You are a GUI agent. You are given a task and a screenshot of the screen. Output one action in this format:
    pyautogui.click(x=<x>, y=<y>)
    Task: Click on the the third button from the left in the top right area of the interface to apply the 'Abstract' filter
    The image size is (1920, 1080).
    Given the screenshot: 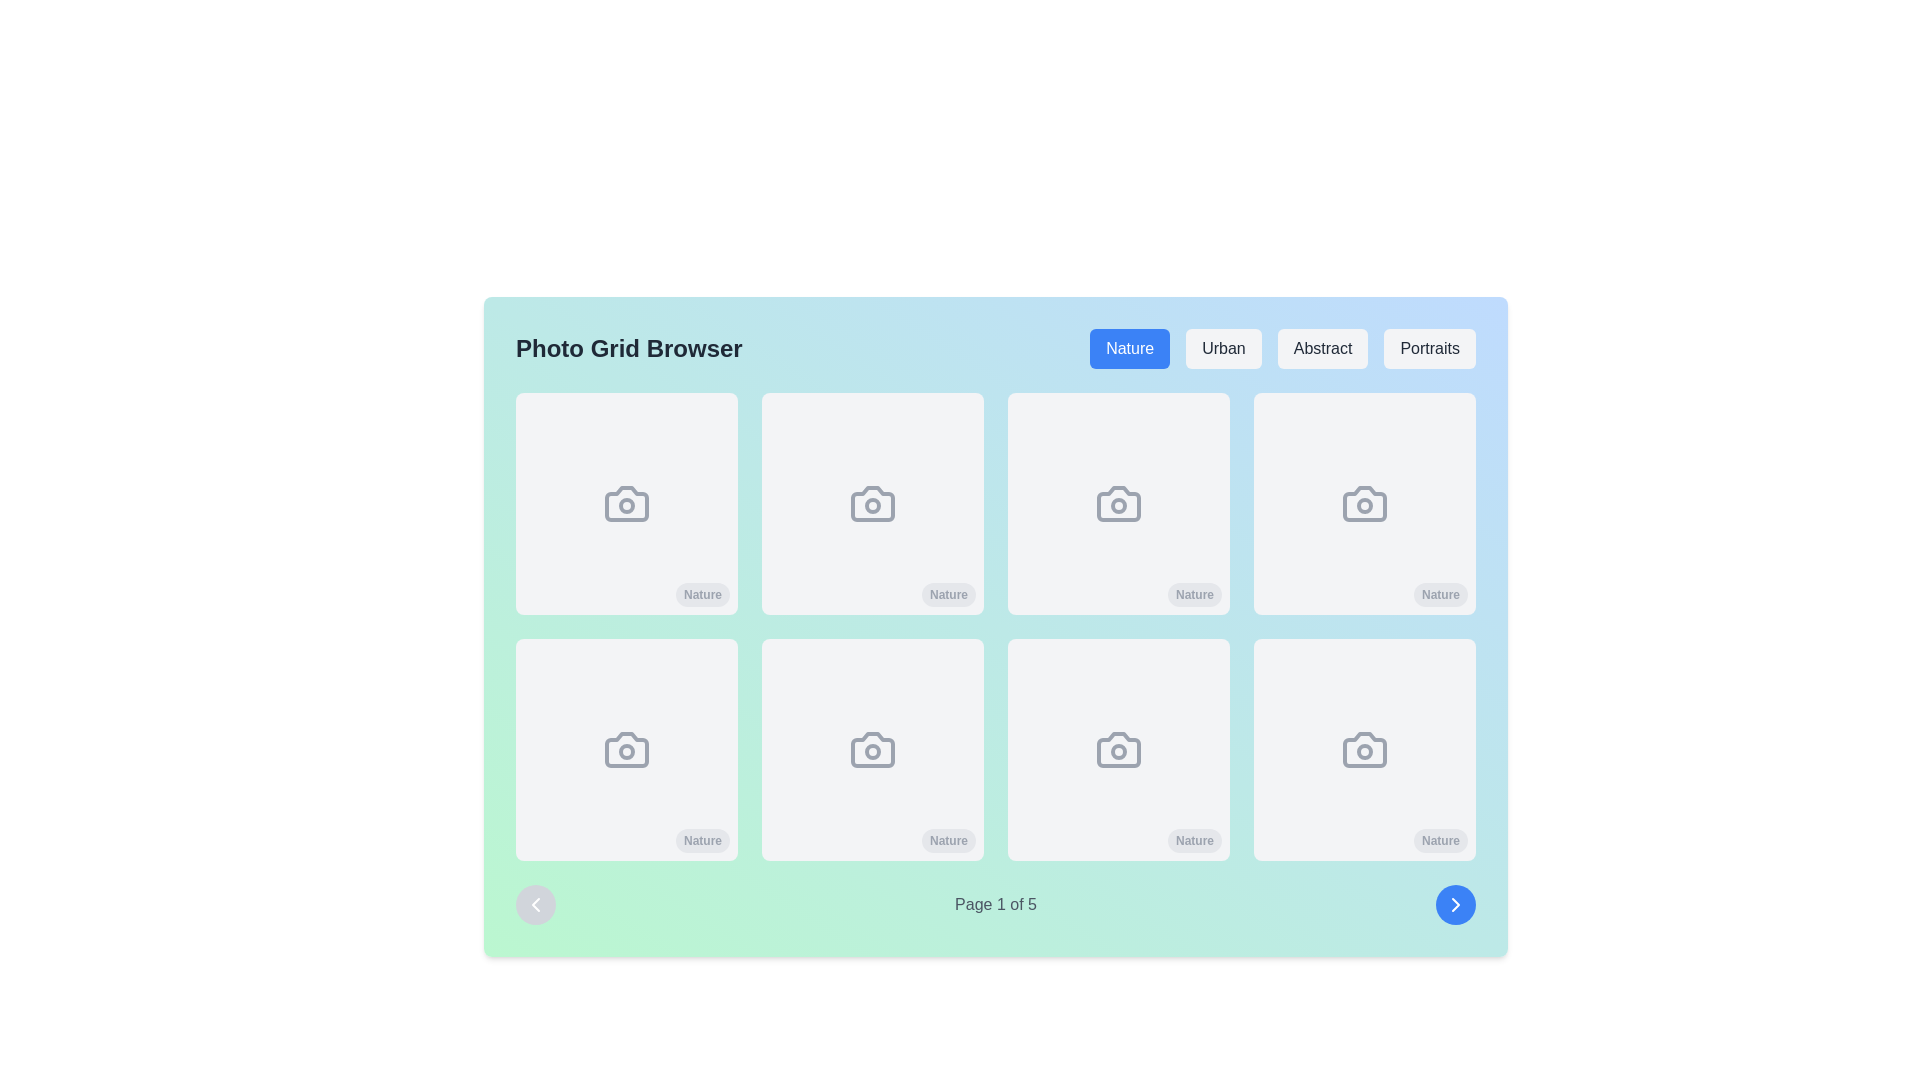 What is the action you would take?
    pyautogui.click(x=1323, y=347)
    